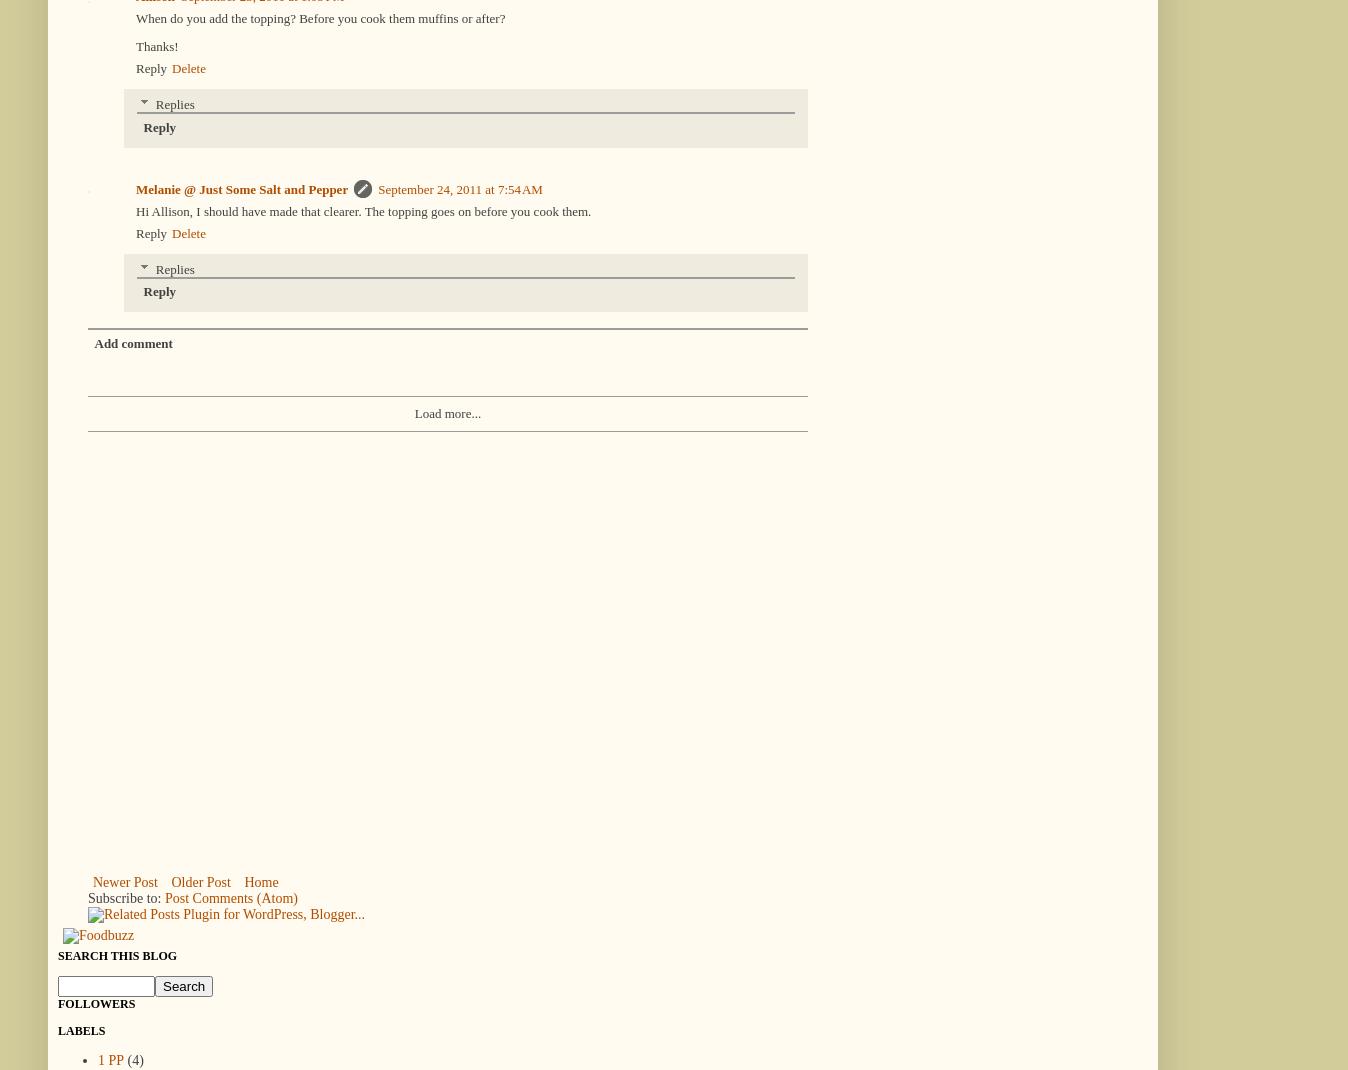  I want to click on 'Thanks!', so click(156, 44).